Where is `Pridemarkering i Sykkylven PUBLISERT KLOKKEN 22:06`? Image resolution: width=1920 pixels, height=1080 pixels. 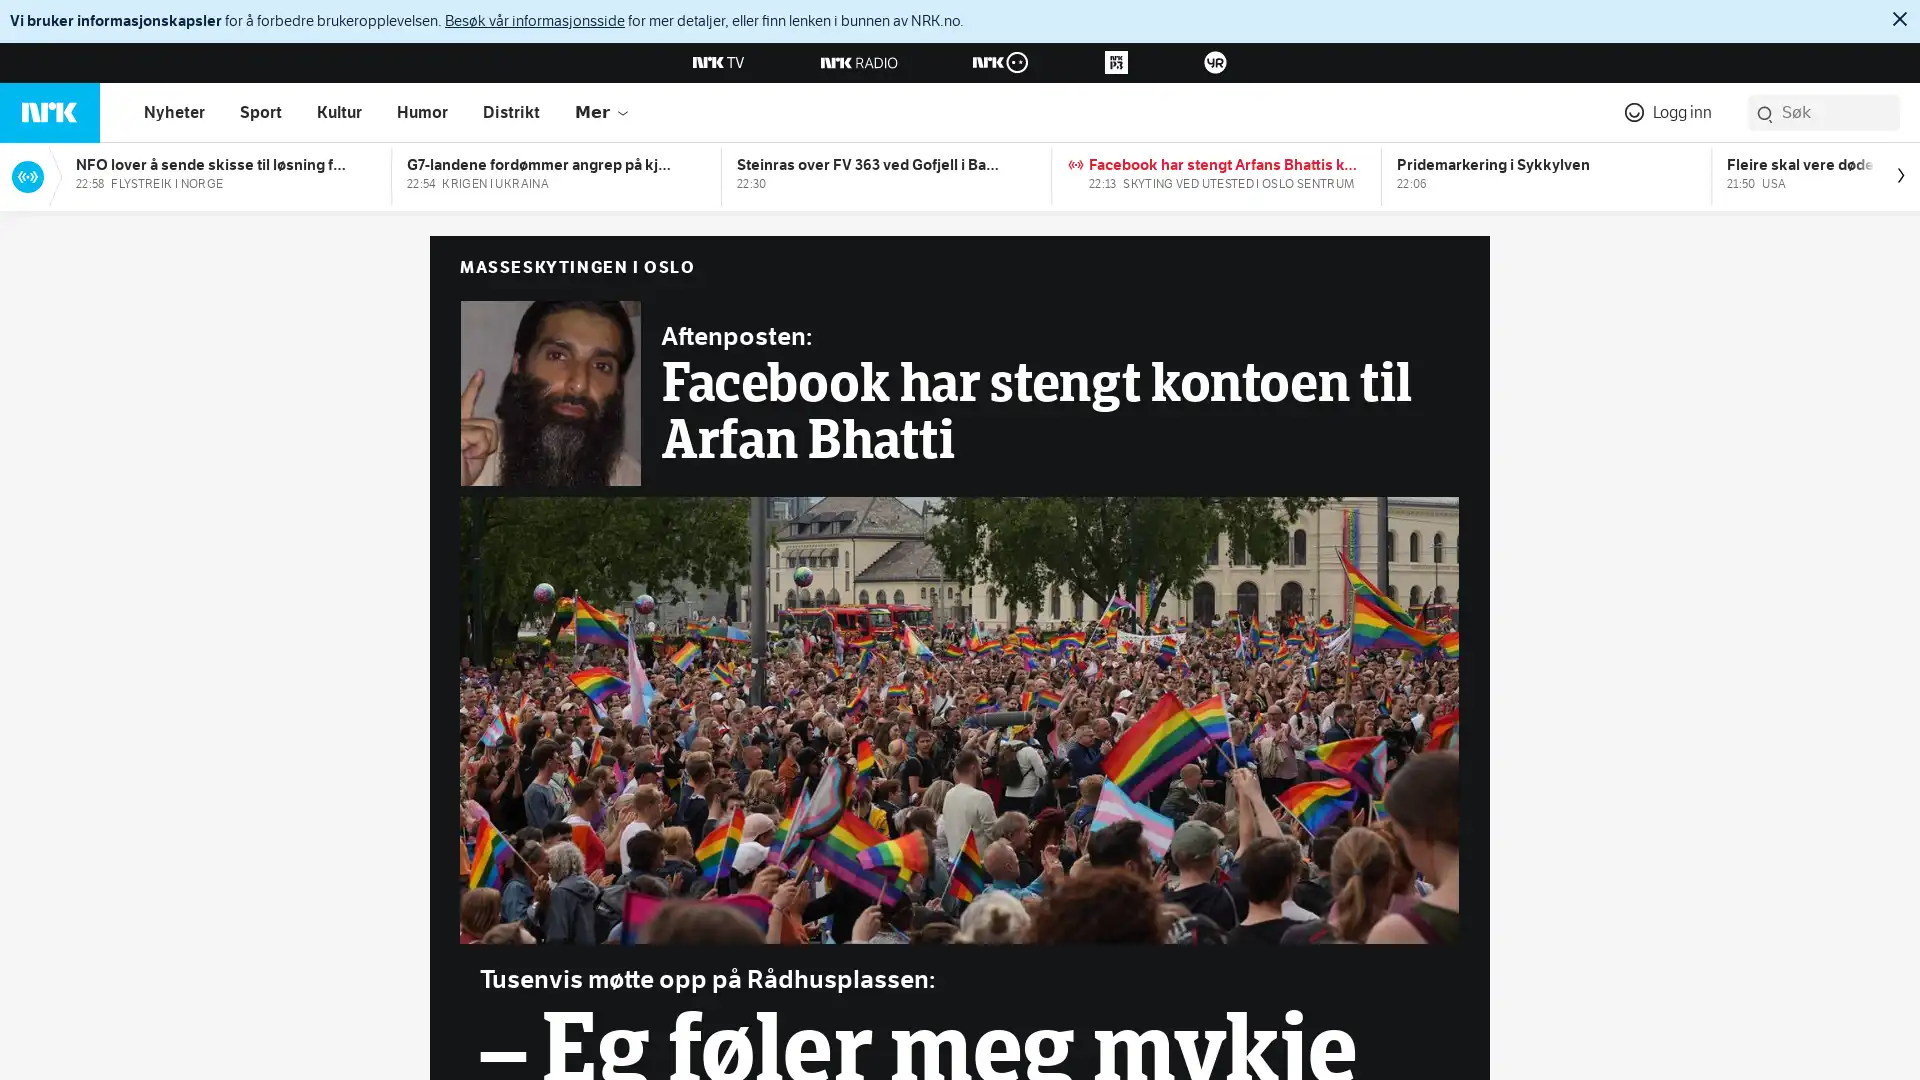 Pridemarkering i Sykkylven PUBLISERT KLOKKEN 22:06 is located at coordinates (1545, 172).